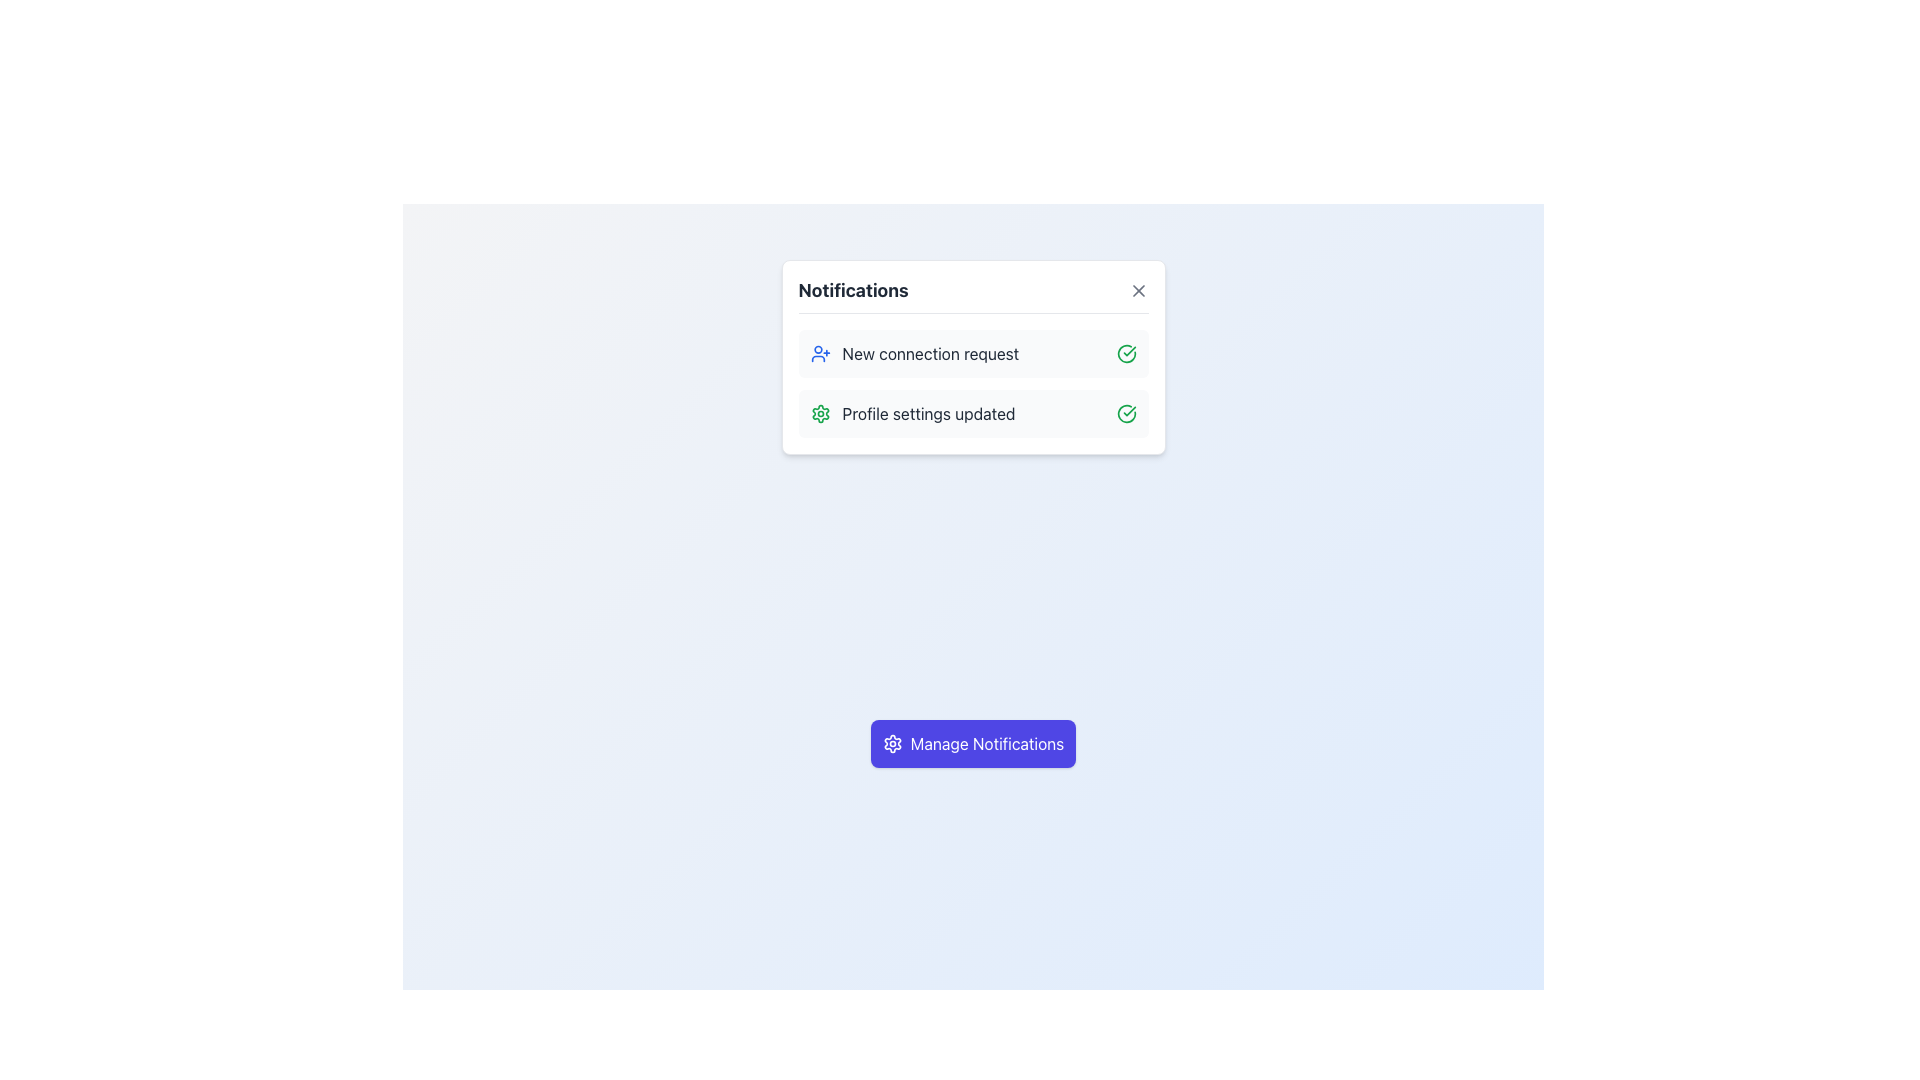  I want to click on the blue user profile icon with a plus symbol located on the left side of the 'New connection request' notification, so click(820, 353).